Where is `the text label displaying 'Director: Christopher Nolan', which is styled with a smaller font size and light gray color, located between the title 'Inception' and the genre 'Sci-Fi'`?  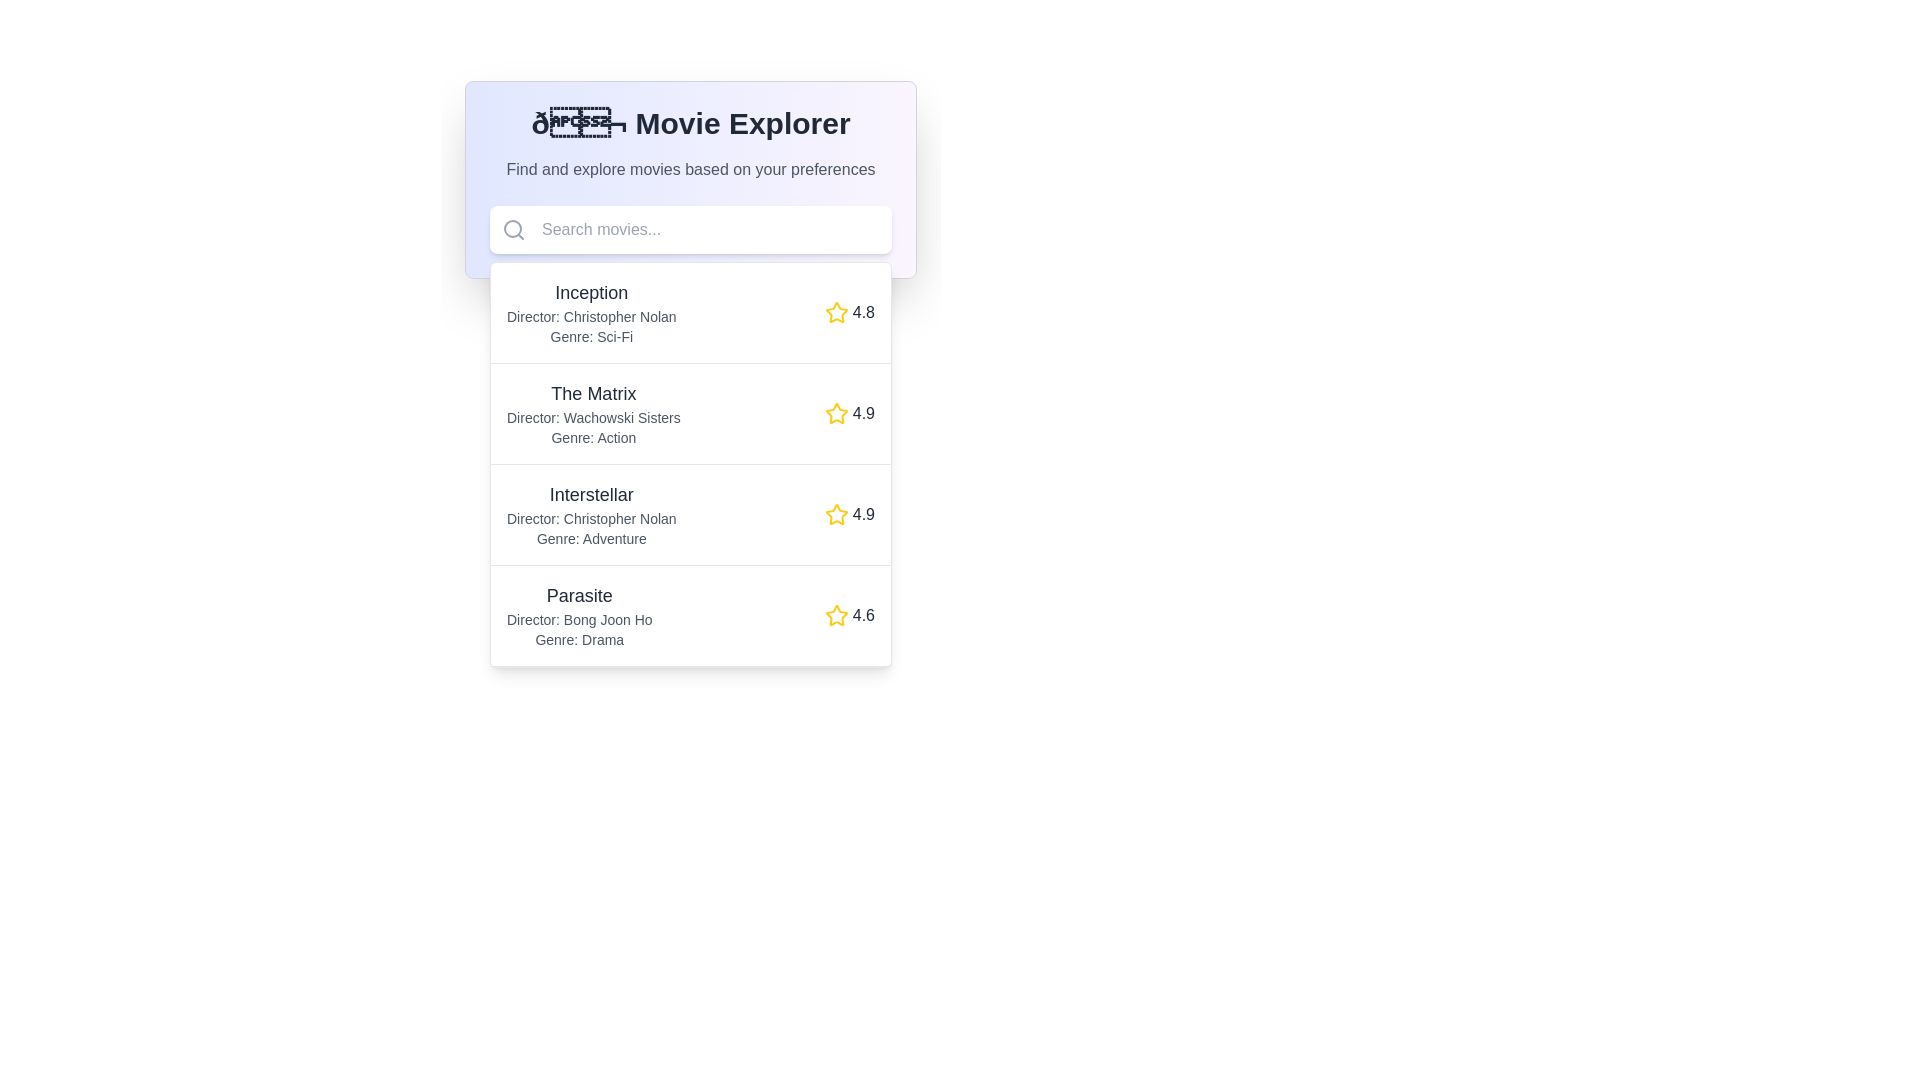 the text label displaying 'Director: Christopher Nolan', which is styled with a smaller font size and light gray color, located between the title 'Inception' and the genre 'Sci-Fi' is located at coordinates (590, 315).